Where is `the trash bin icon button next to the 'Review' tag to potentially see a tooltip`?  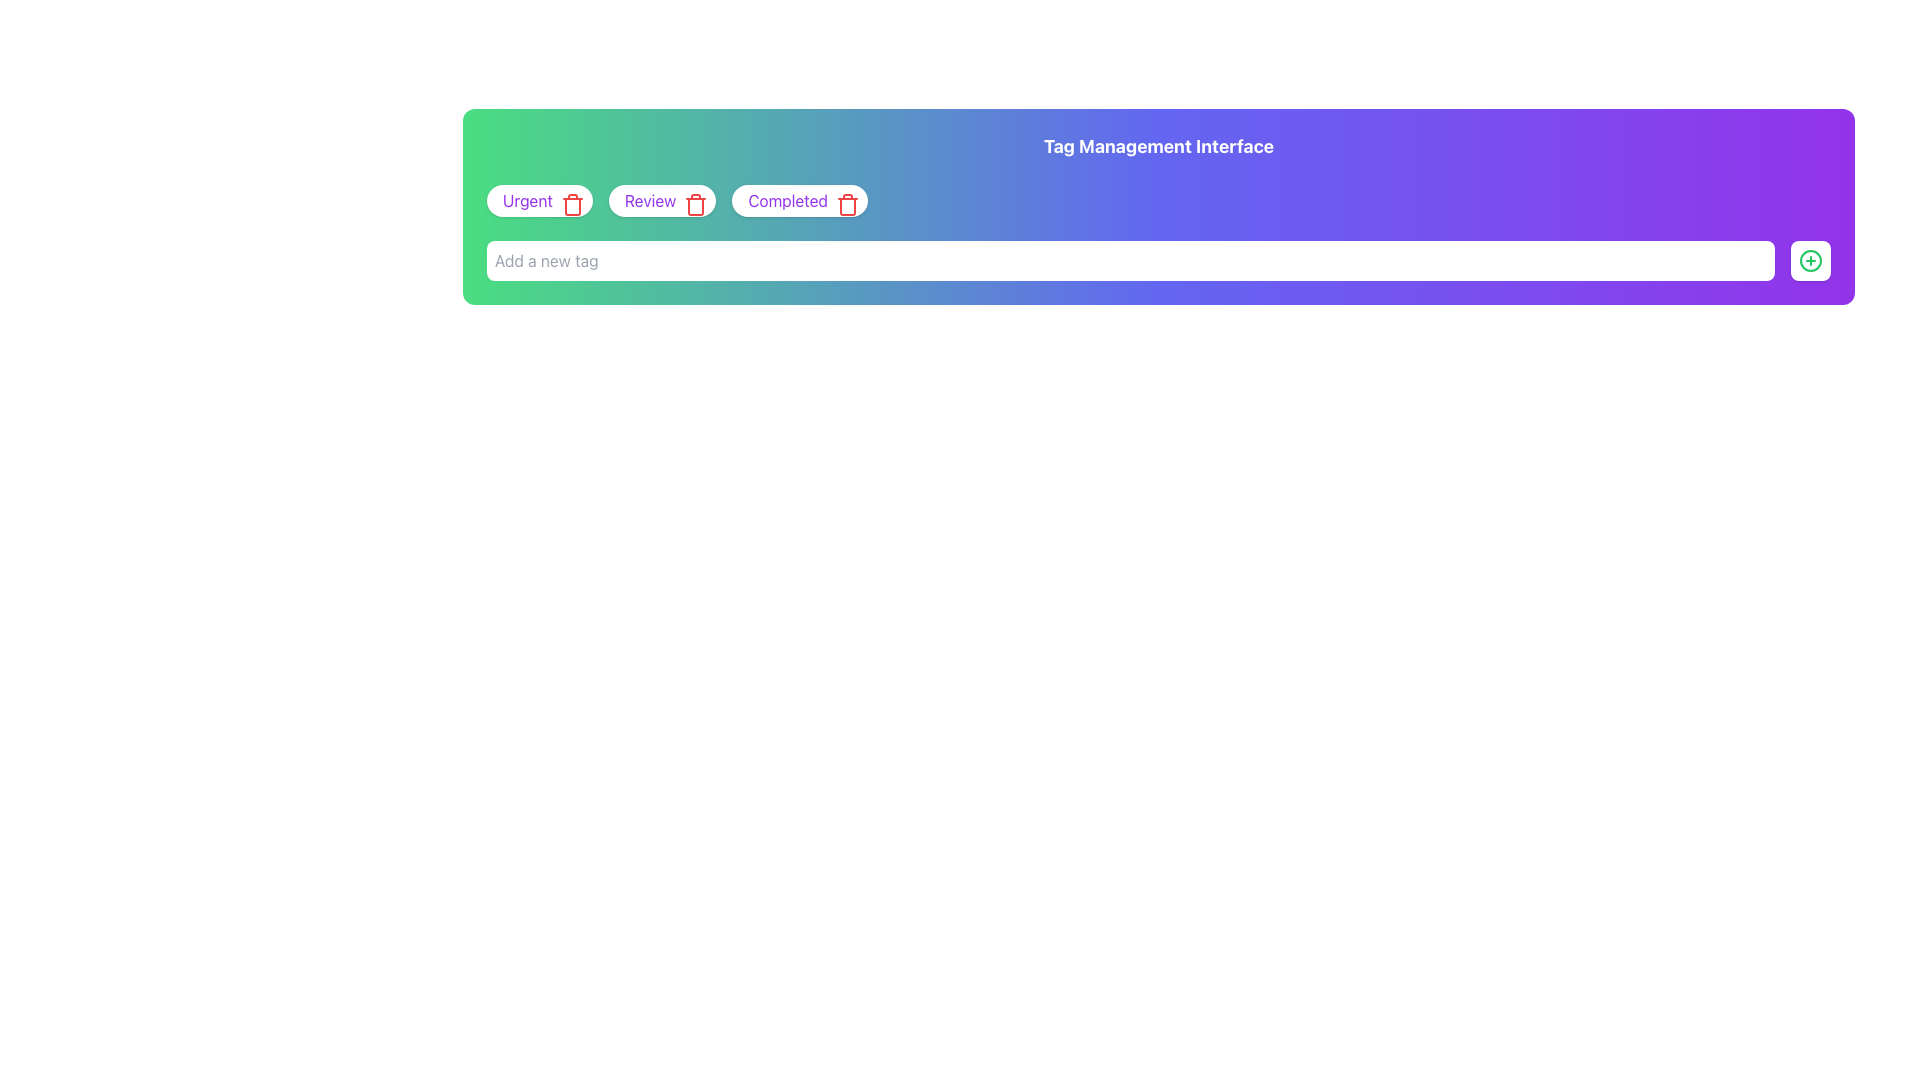
the trash bin icon button next to the 'Review' tag to potentially see a tooltip is located at coordinates (696, 204).